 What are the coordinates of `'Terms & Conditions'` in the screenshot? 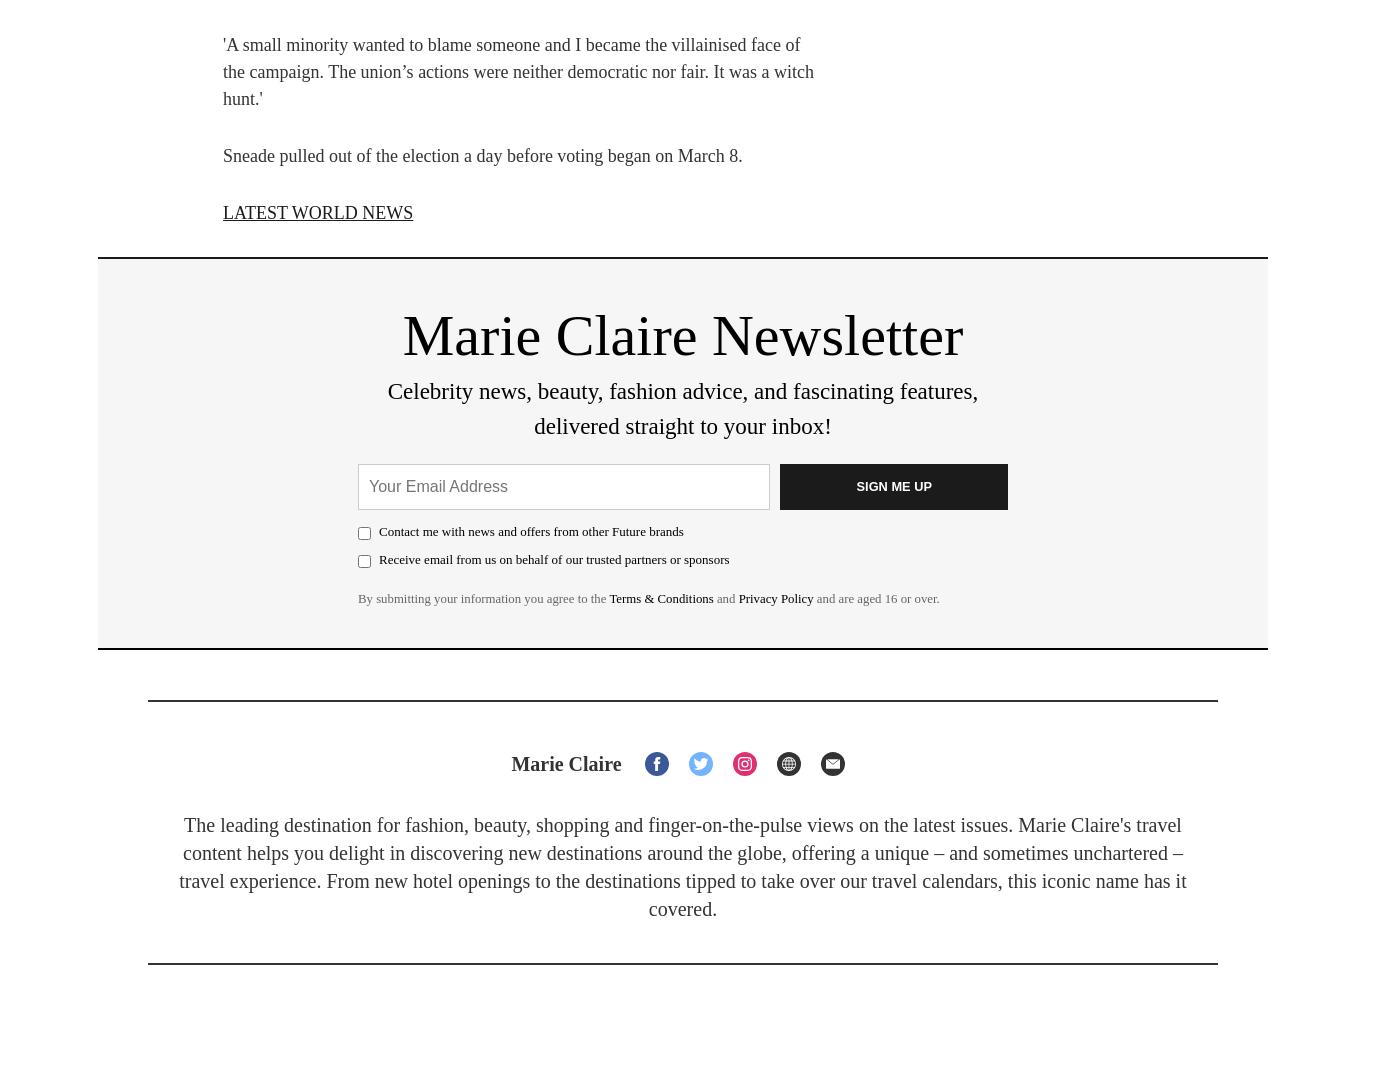 It's located at (660, 597).